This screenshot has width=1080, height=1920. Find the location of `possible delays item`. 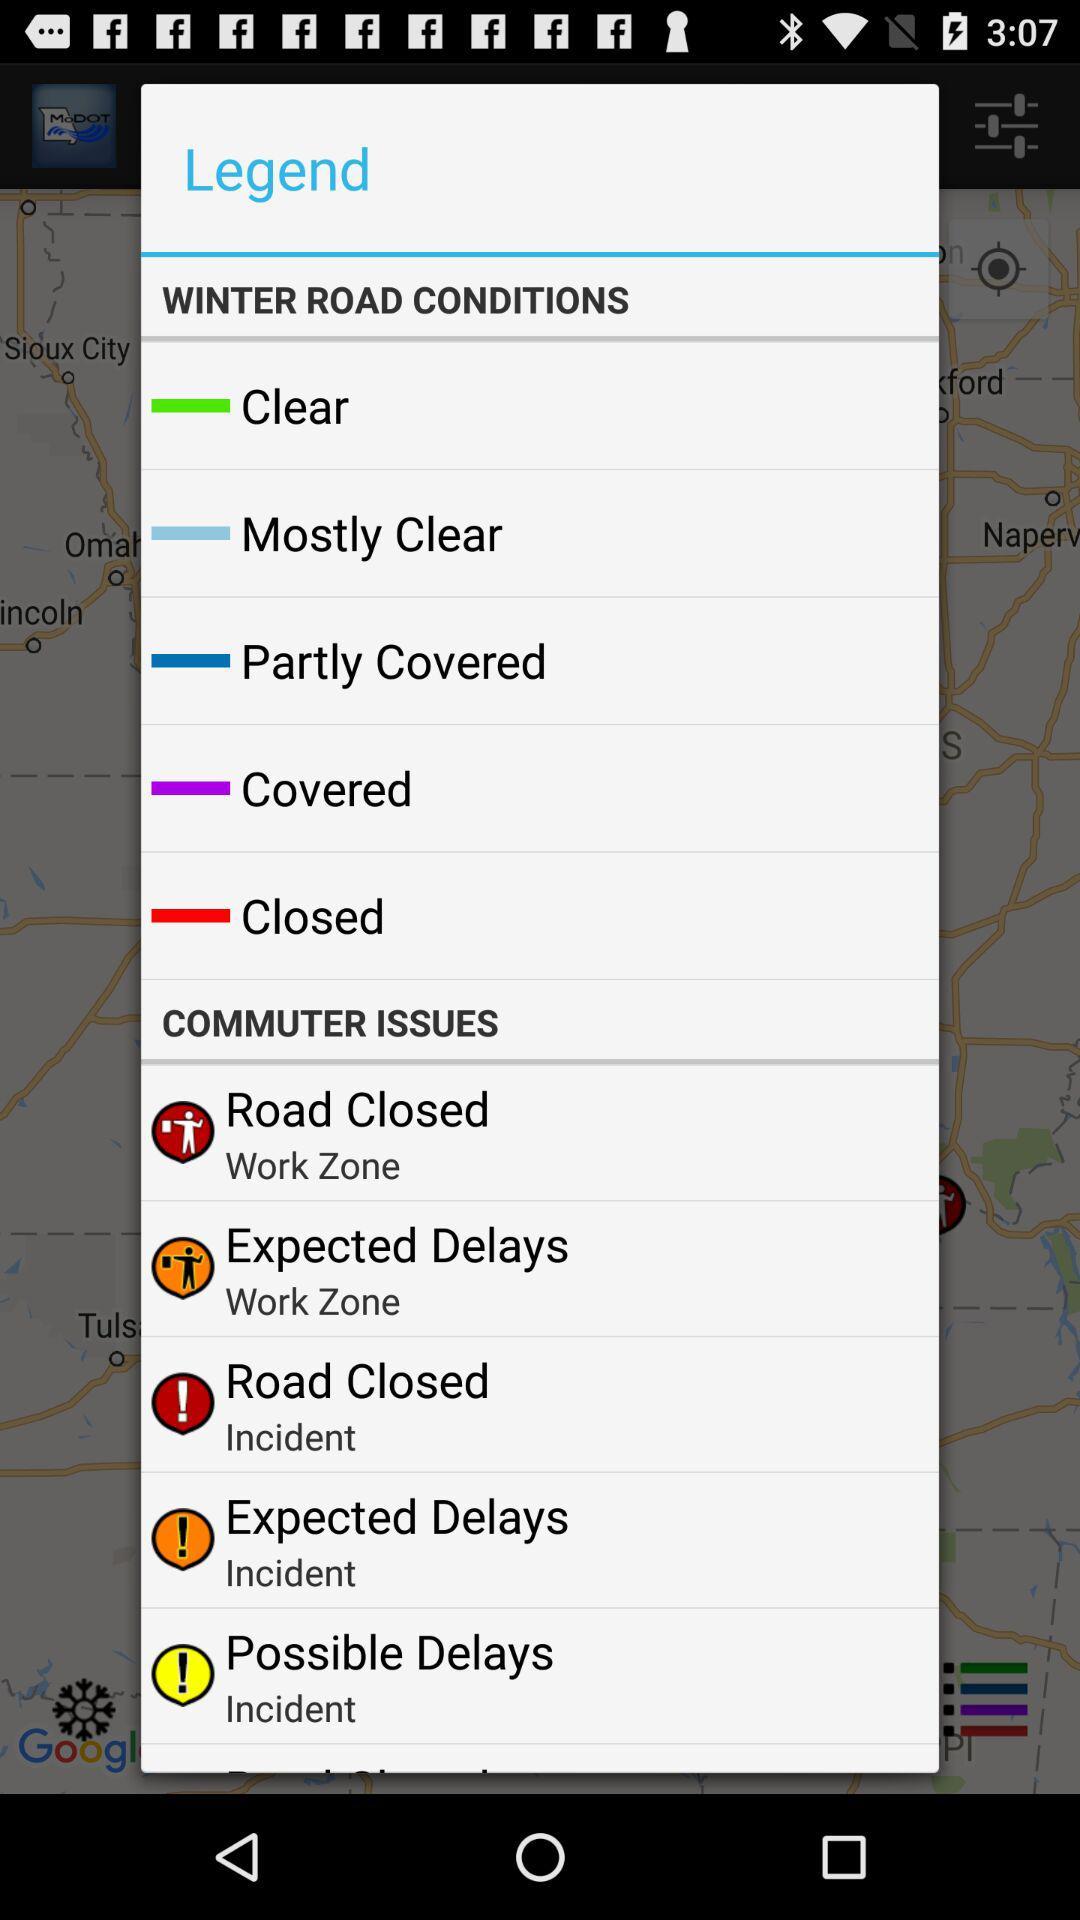

possible delays item is located at coordinates (389, 1651).